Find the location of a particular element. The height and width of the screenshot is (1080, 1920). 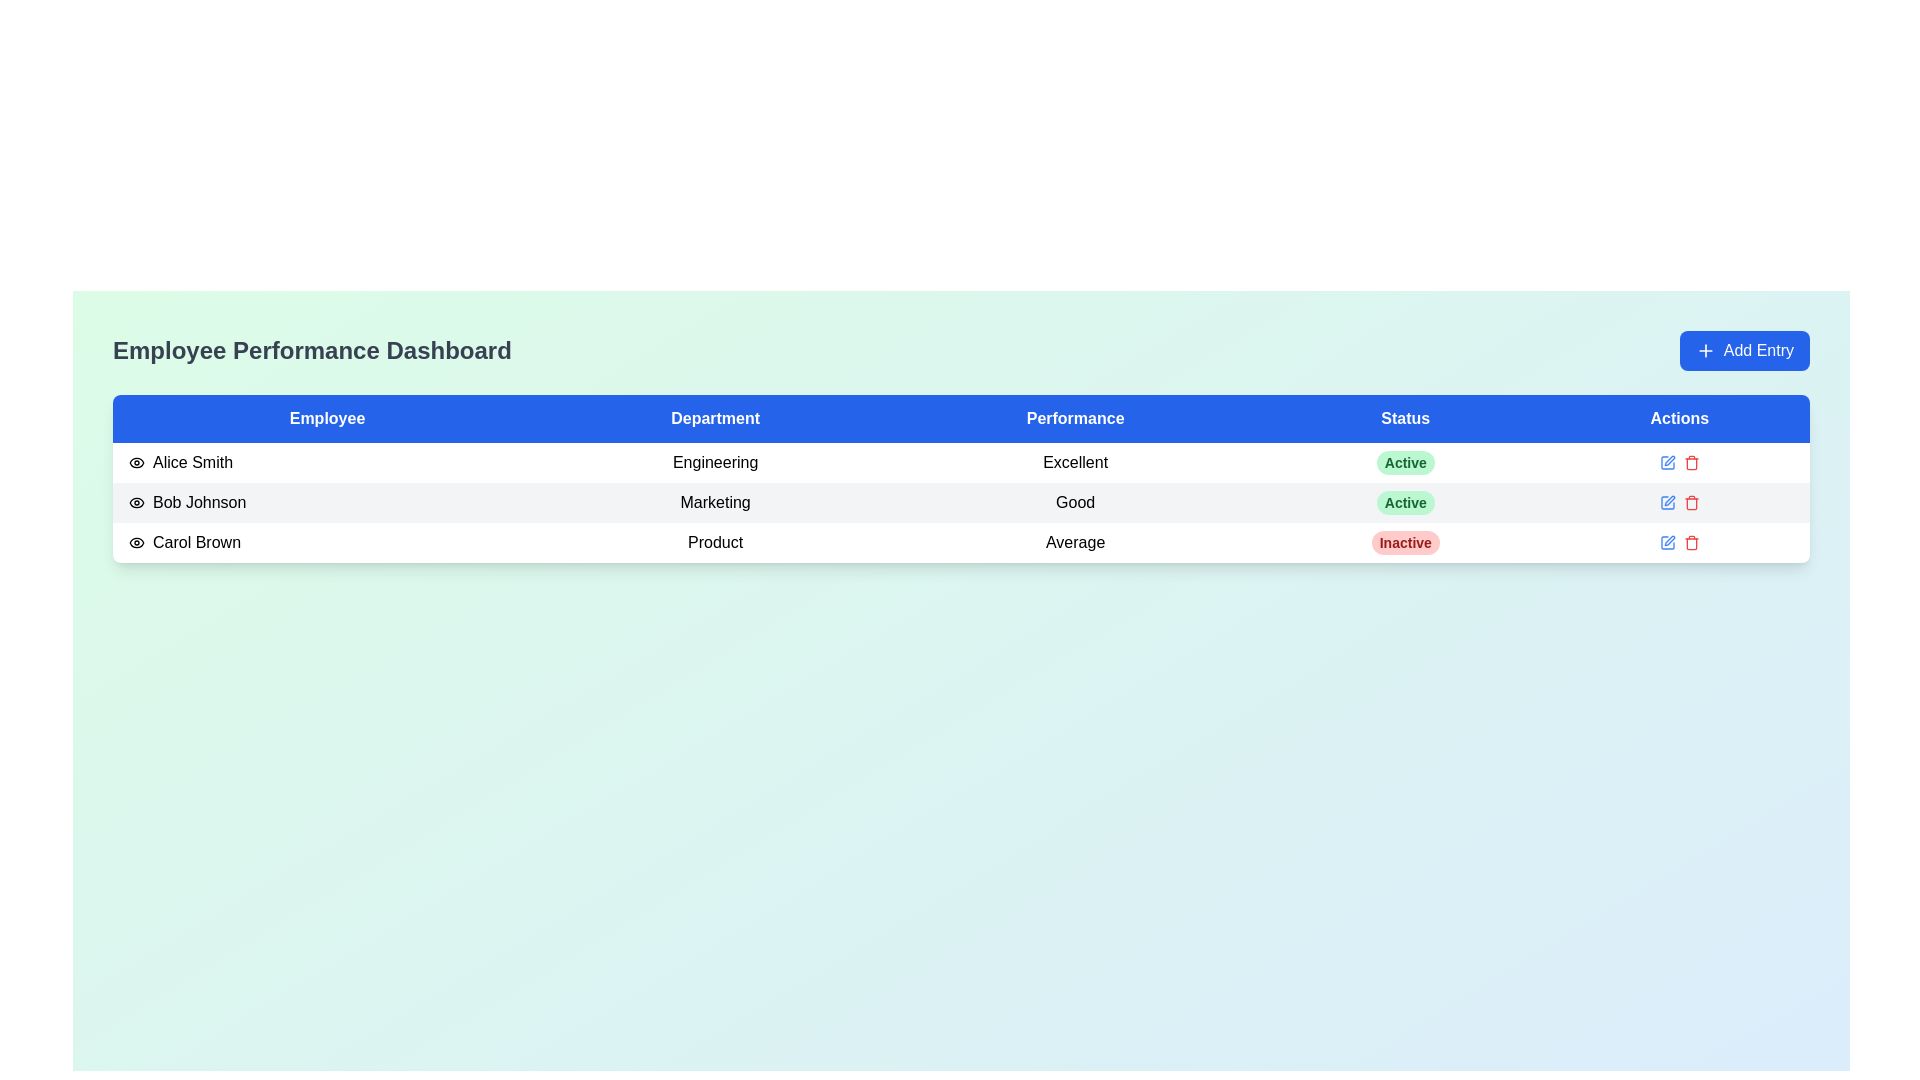

the edit action button, which is the first icon from the left in the 'Actions' column of the last row in the table is located at coordinates (1667, 543).